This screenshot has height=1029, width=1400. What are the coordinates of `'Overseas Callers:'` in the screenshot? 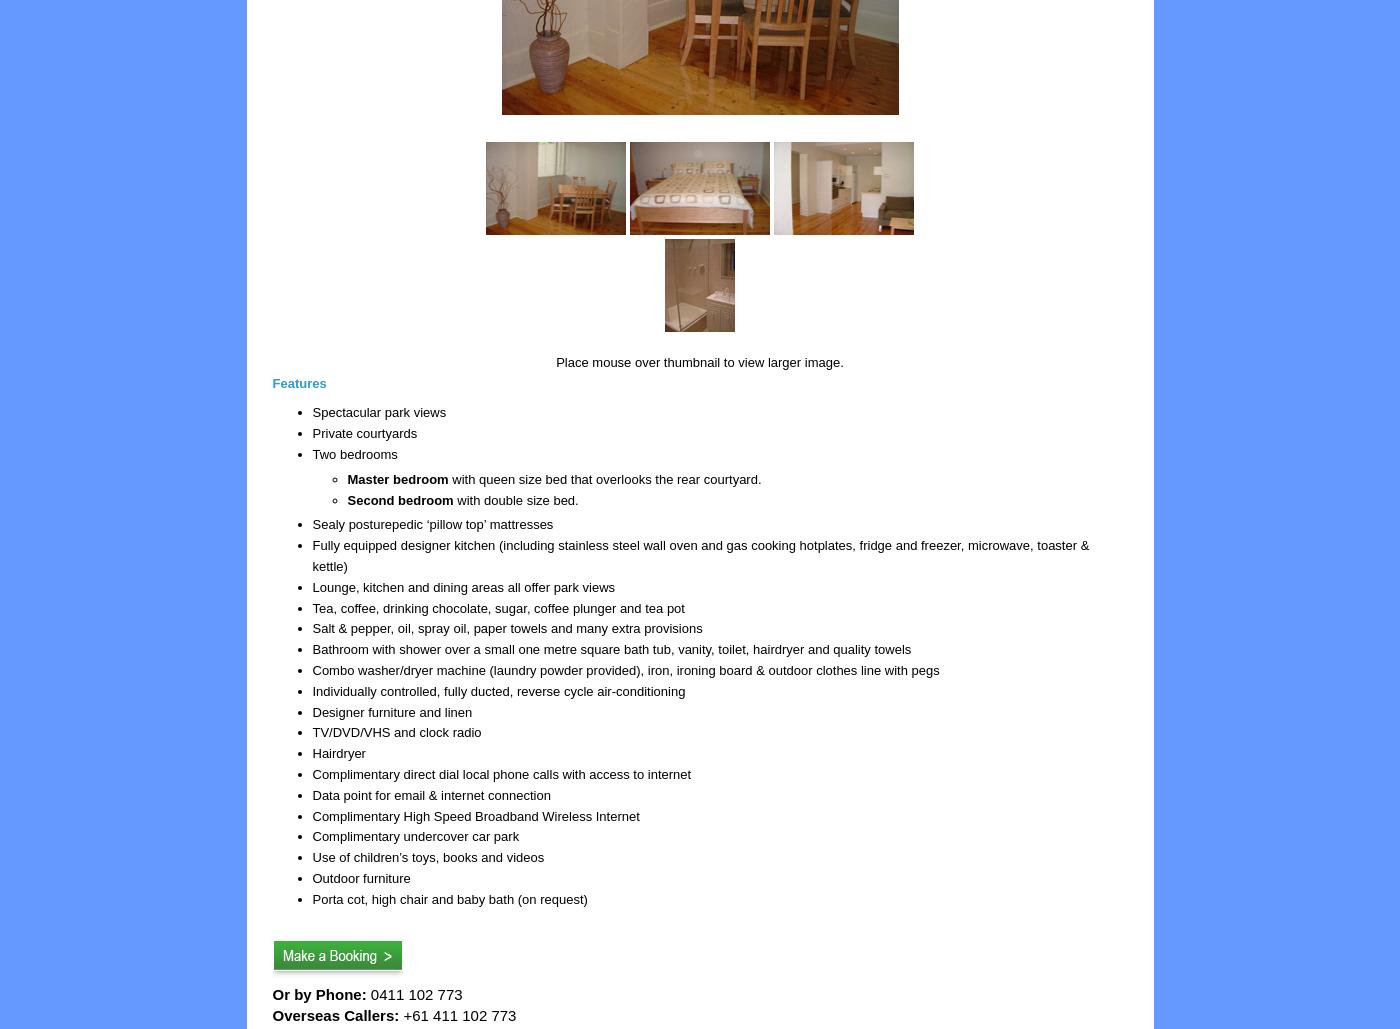 It's located at (272, 1013).